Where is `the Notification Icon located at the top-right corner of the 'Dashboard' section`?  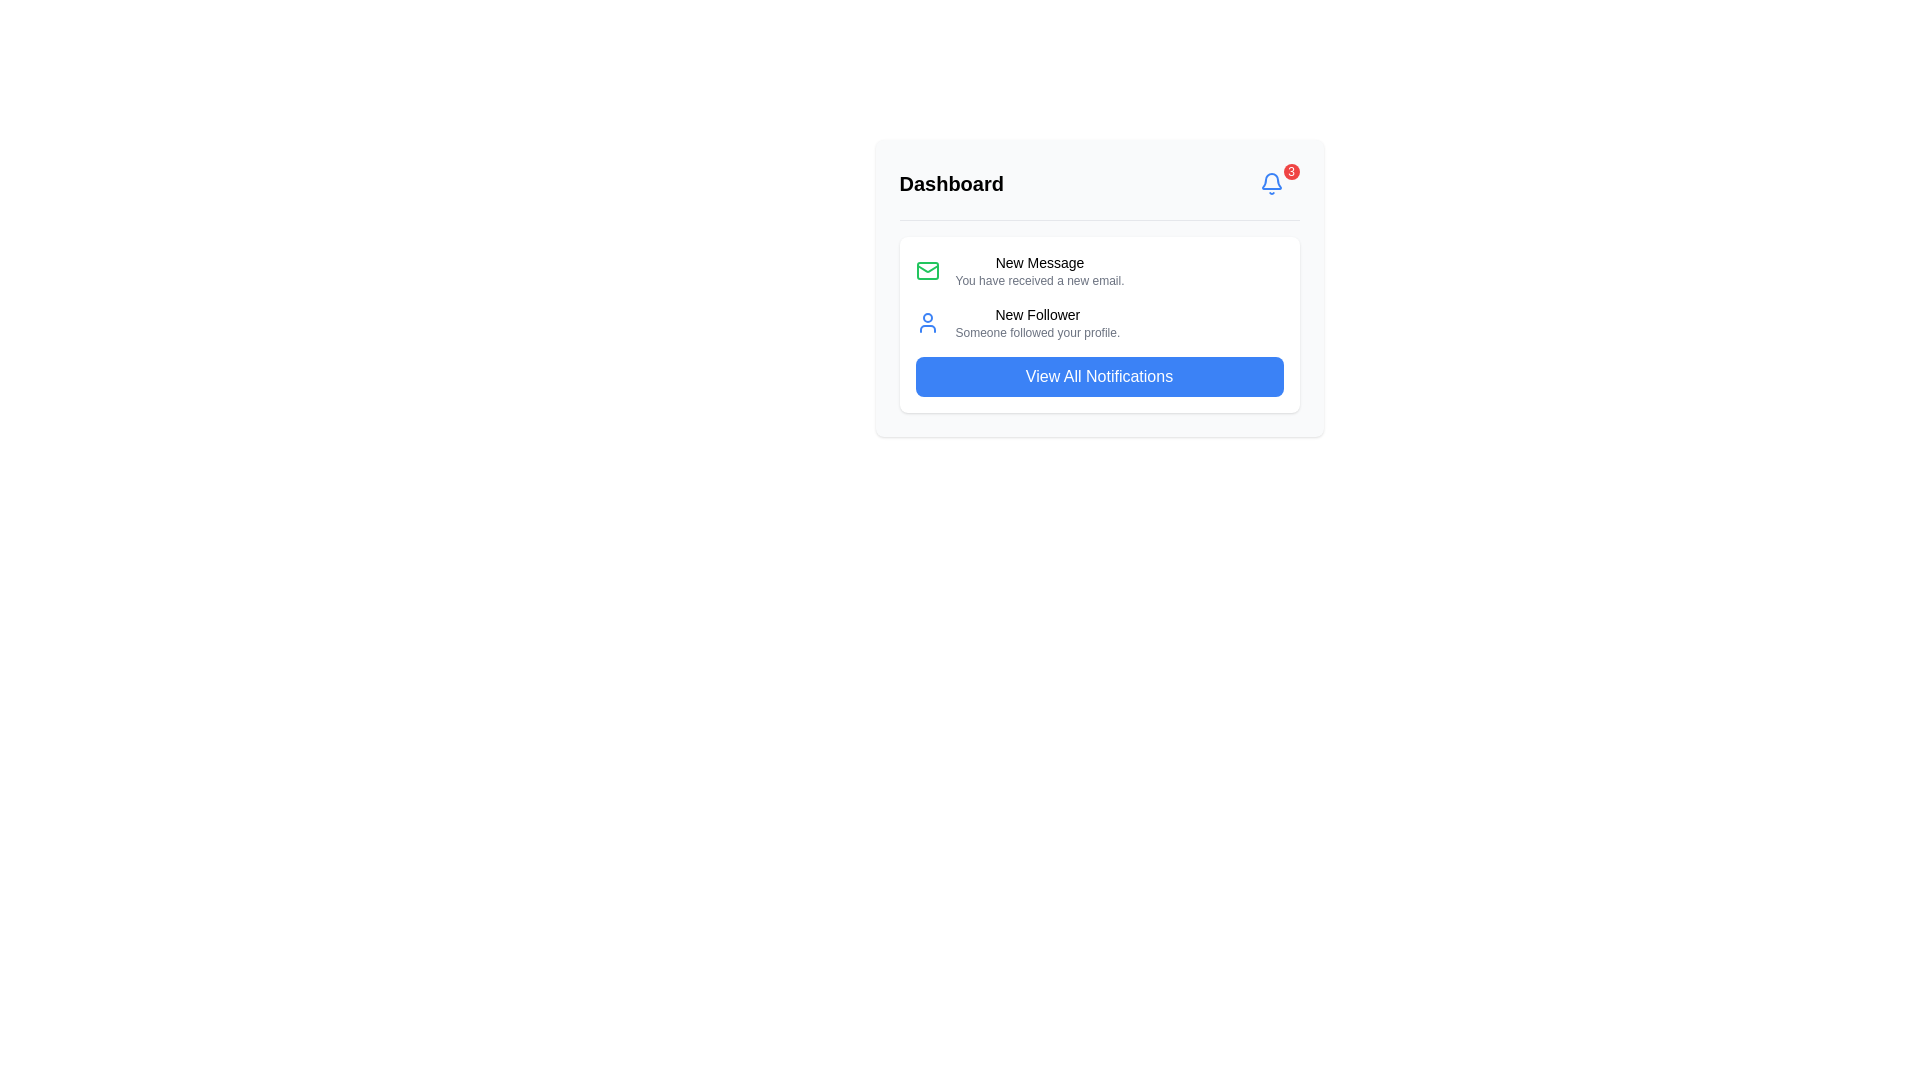
the Notification Icon located at the top-right corner of the 'Dashboard' section is located at coordinates (1270, 184).